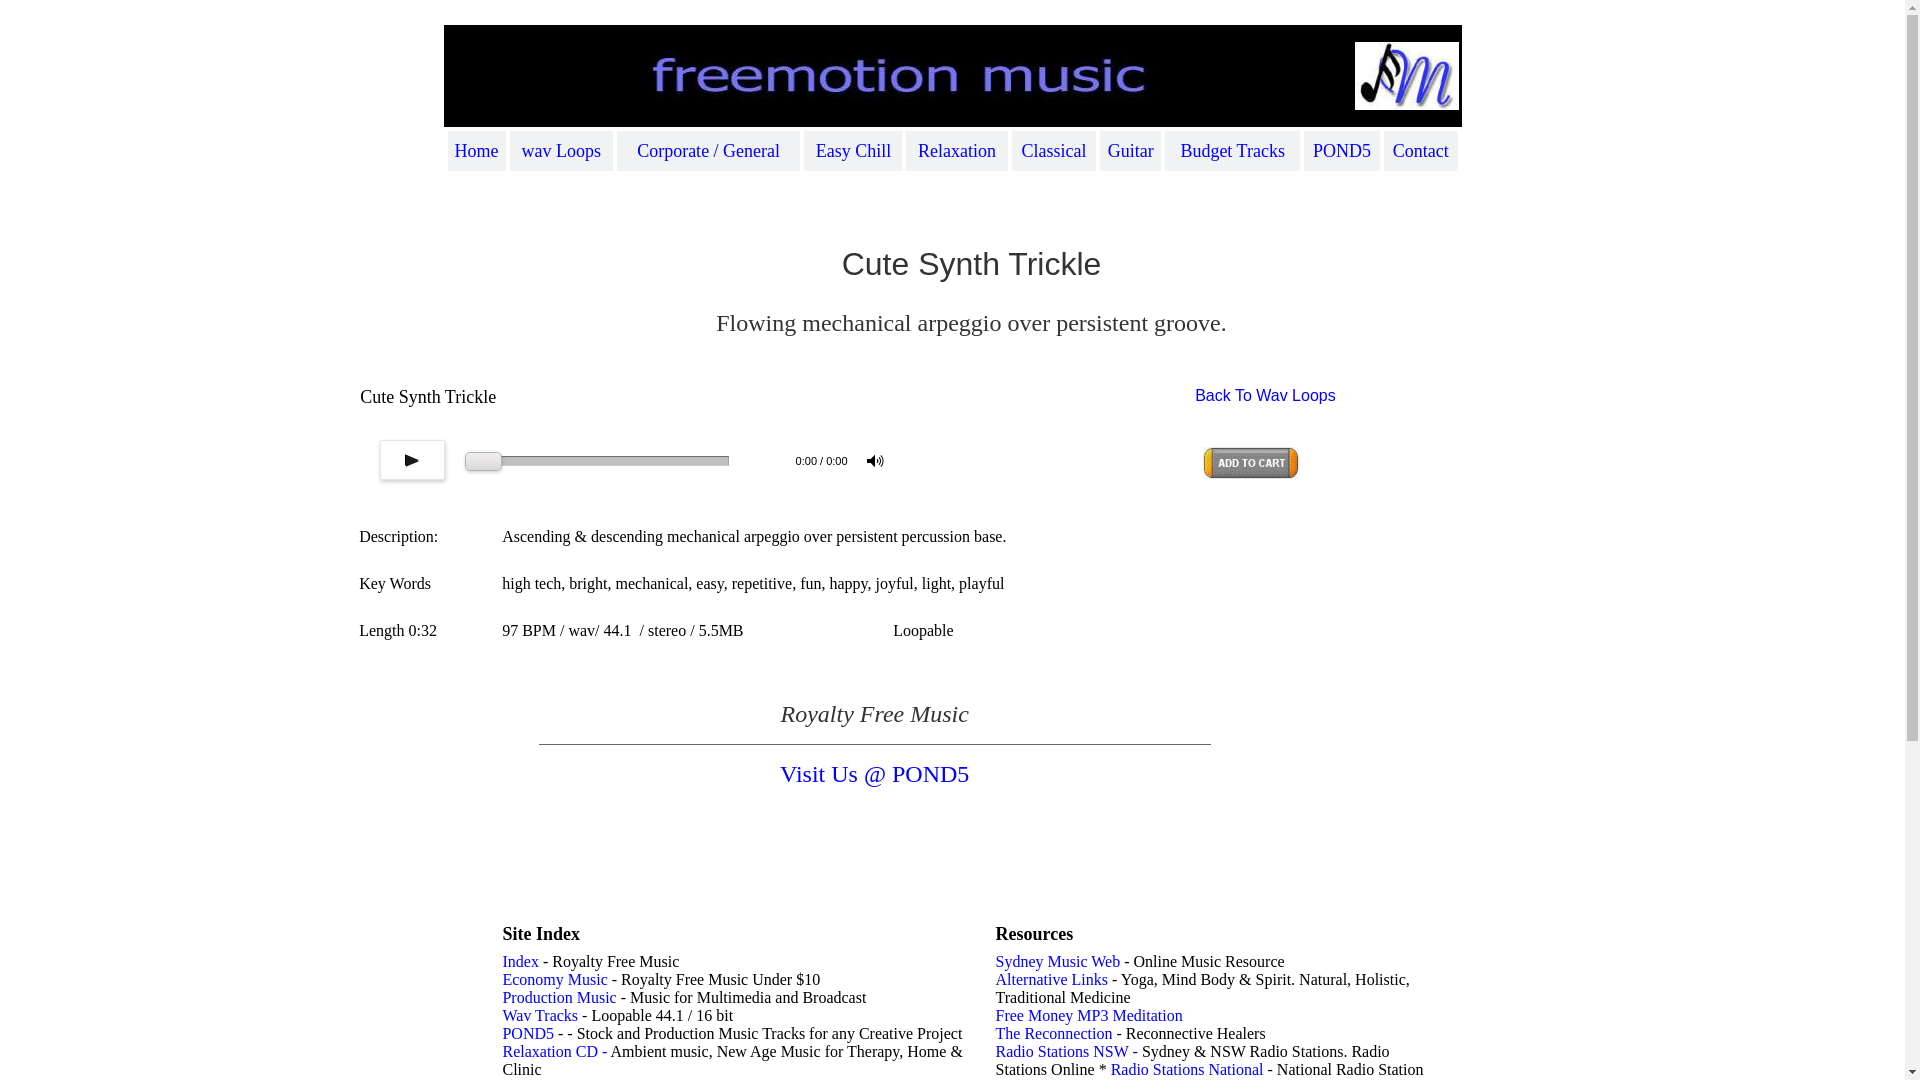  Describe the element at coordinates (916, 149) in the screenshot. I see `'Relaxation'` at that location.